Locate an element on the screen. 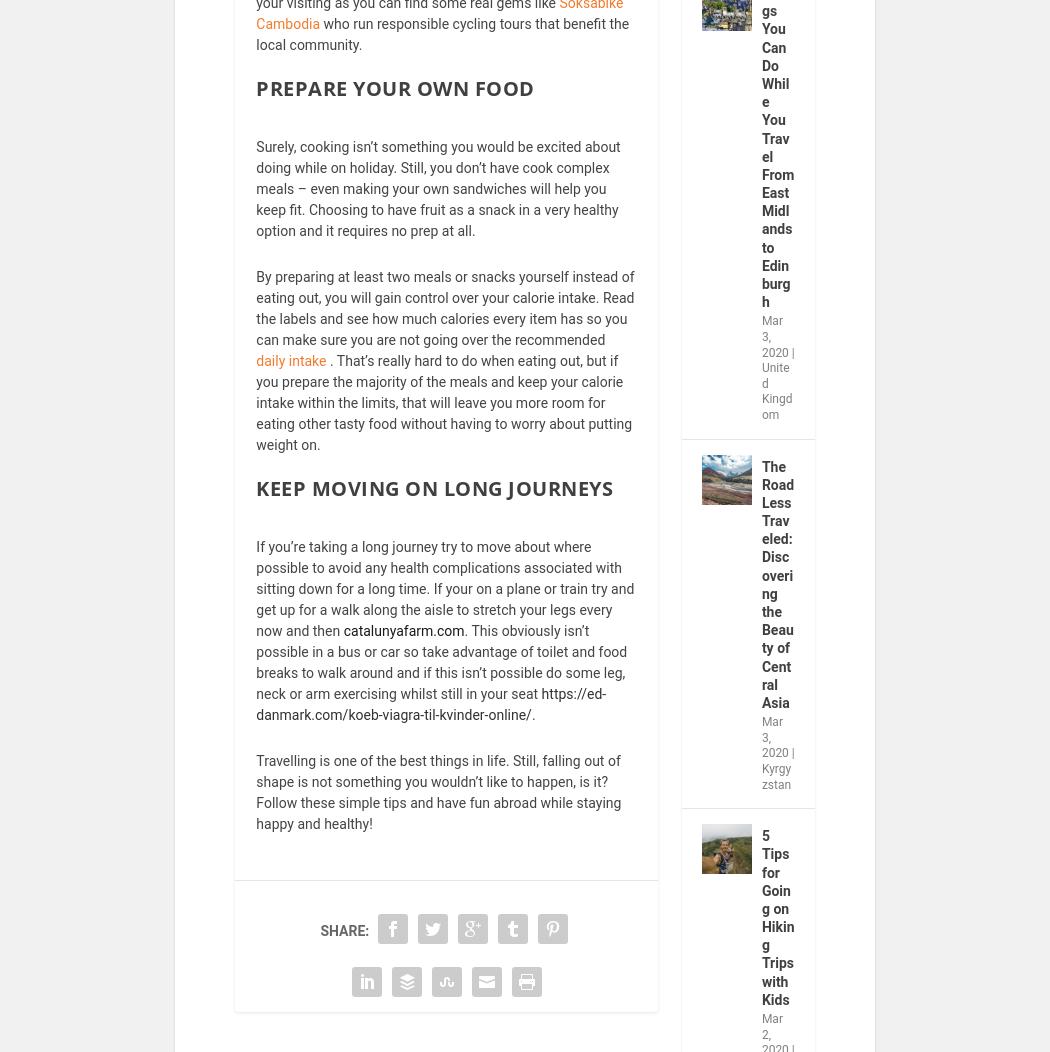 The image size is (1050, 1052). 'Kyrgyzstan' is located at coordinates (775, 789).